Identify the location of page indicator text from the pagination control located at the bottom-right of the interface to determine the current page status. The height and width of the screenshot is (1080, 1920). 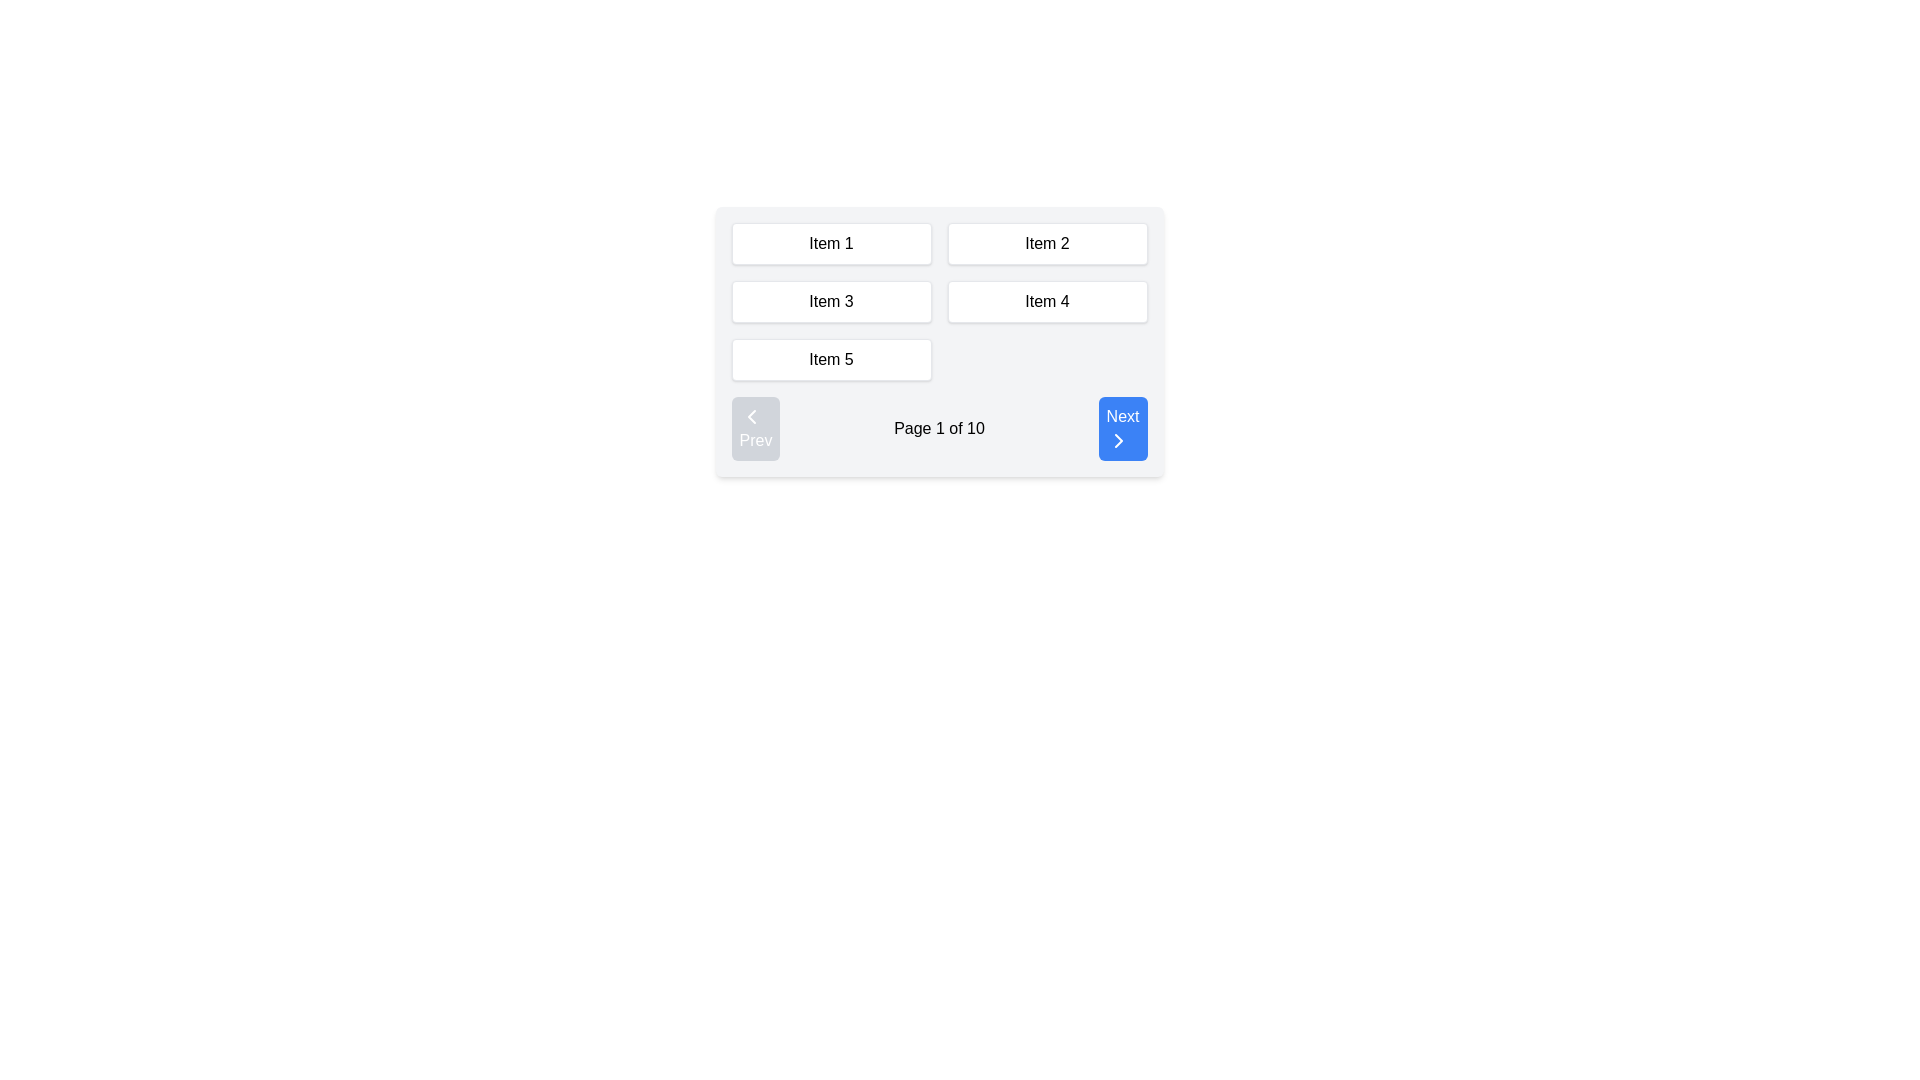
(938, 427).